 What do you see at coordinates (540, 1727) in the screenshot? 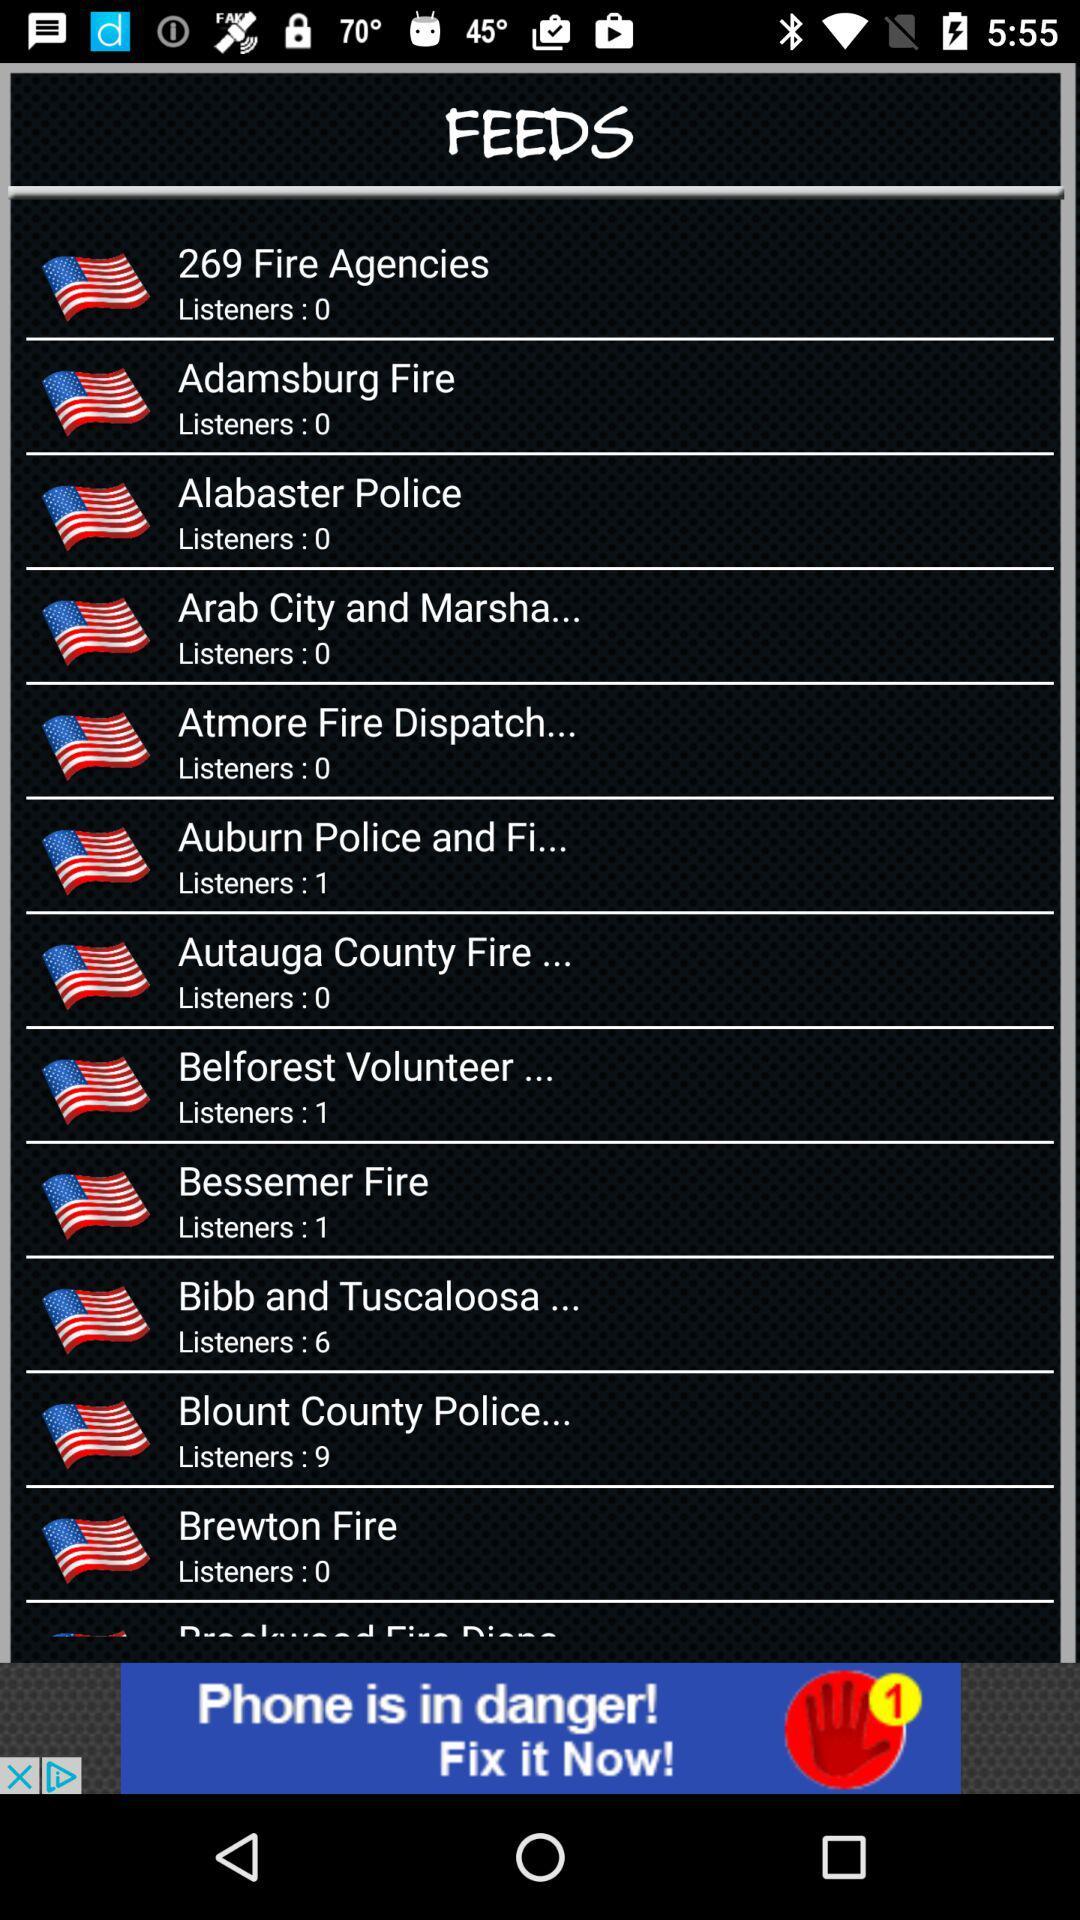
I see `adversitment` at bounding box center [540, 1727].